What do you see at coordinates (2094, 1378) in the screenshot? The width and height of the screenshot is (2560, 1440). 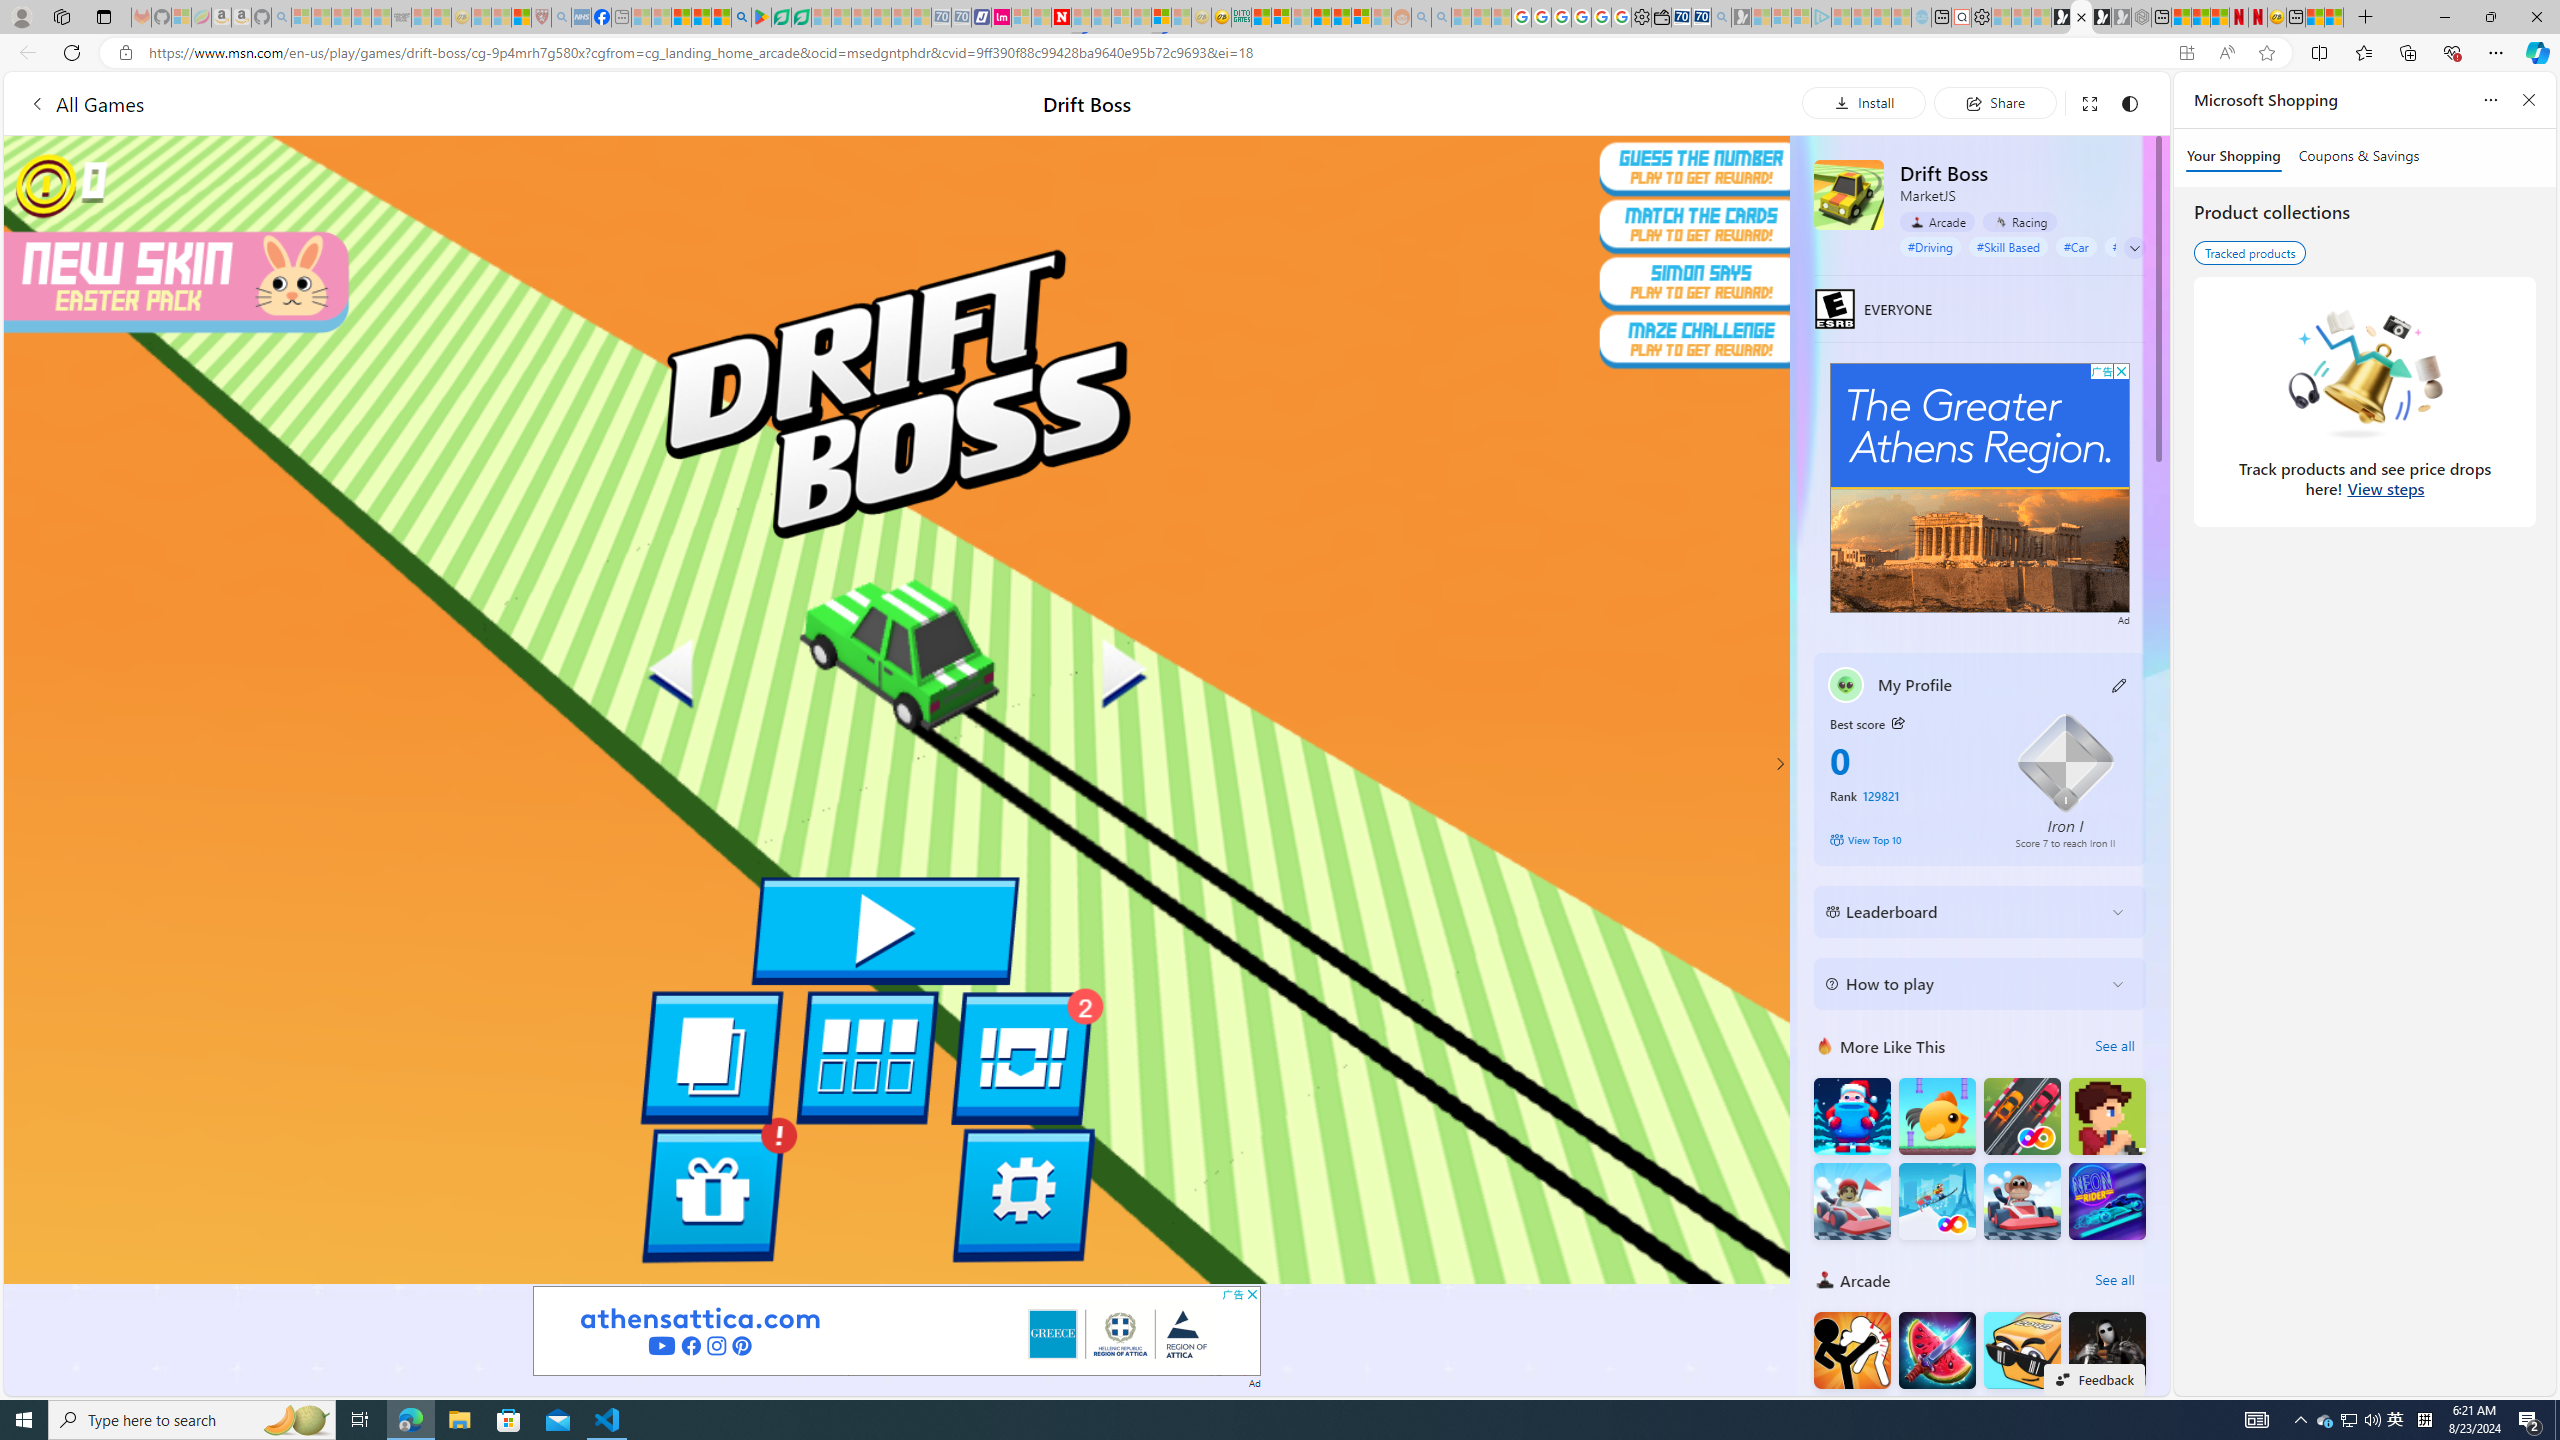 I see `'Feedback'` at bounding box center [2094, 1378].